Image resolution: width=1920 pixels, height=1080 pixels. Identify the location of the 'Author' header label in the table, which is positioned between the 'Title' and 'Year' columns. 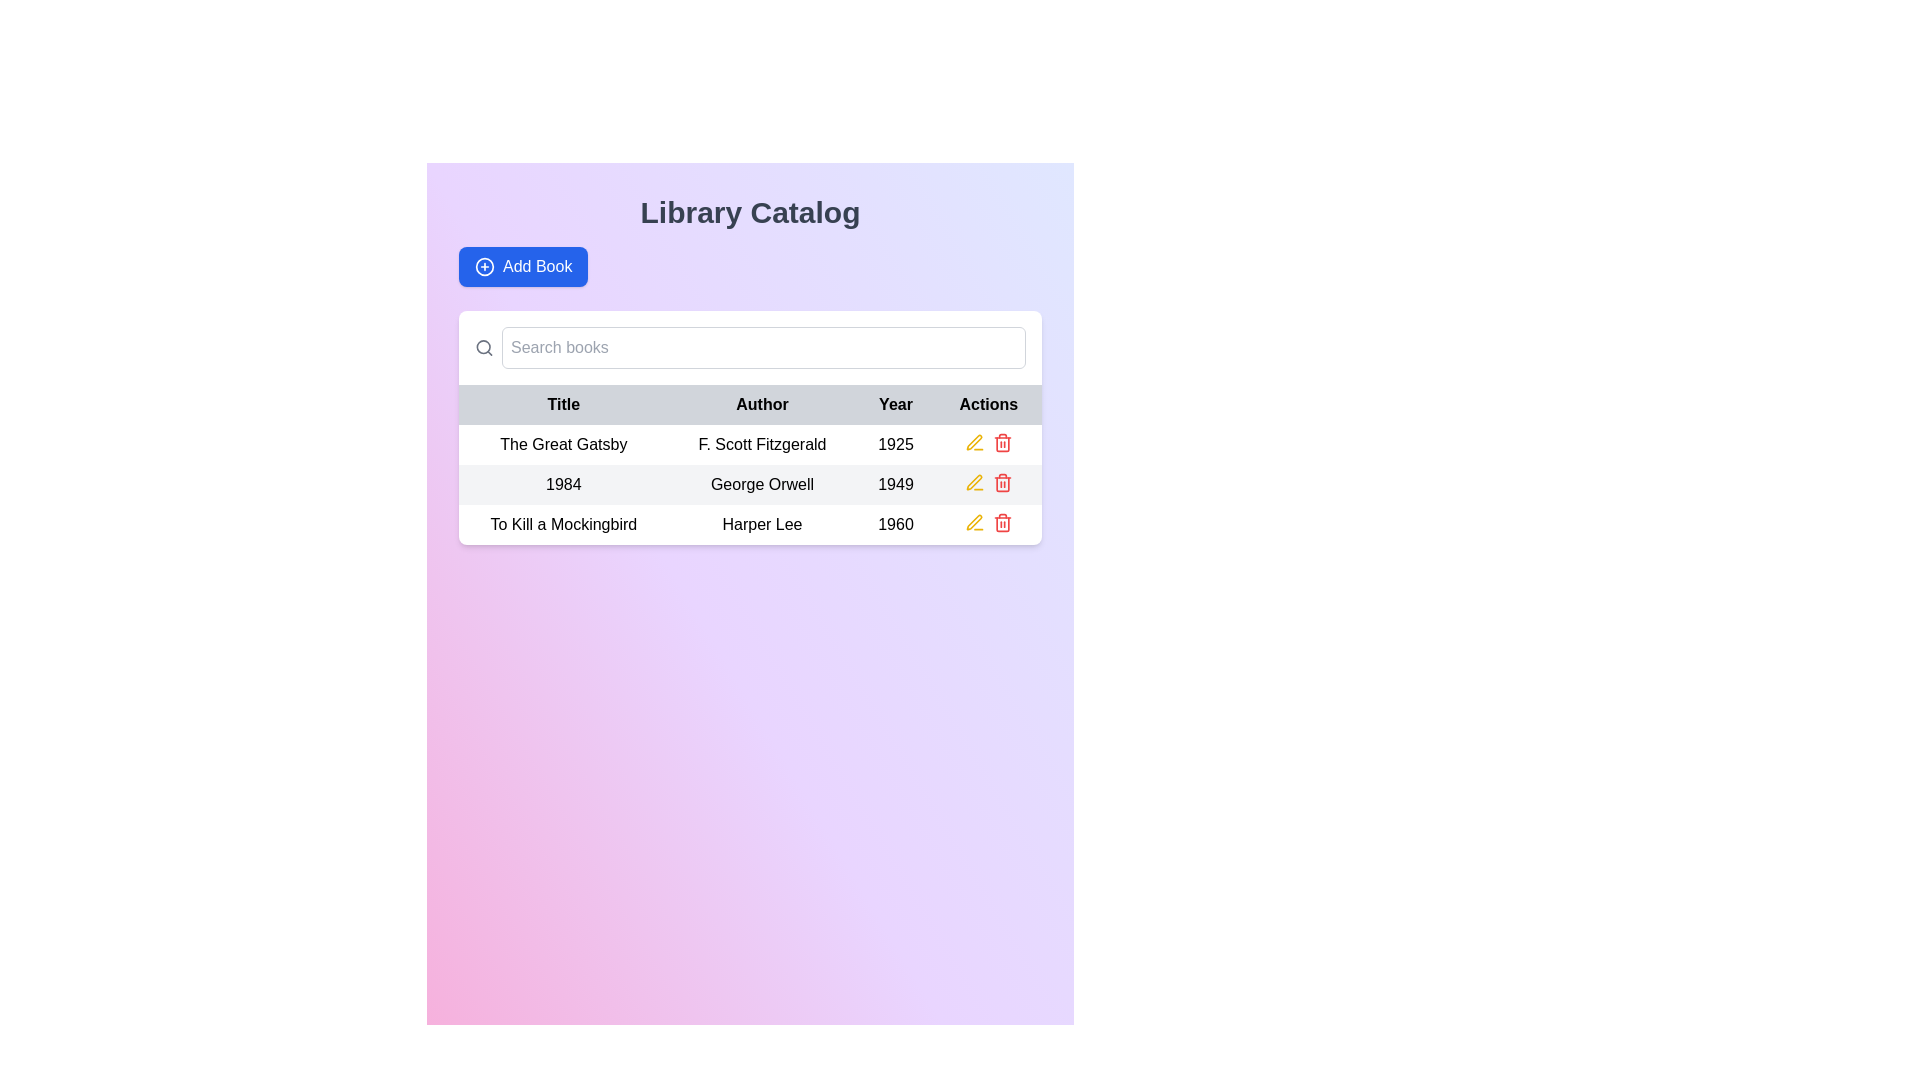
(761, 405).